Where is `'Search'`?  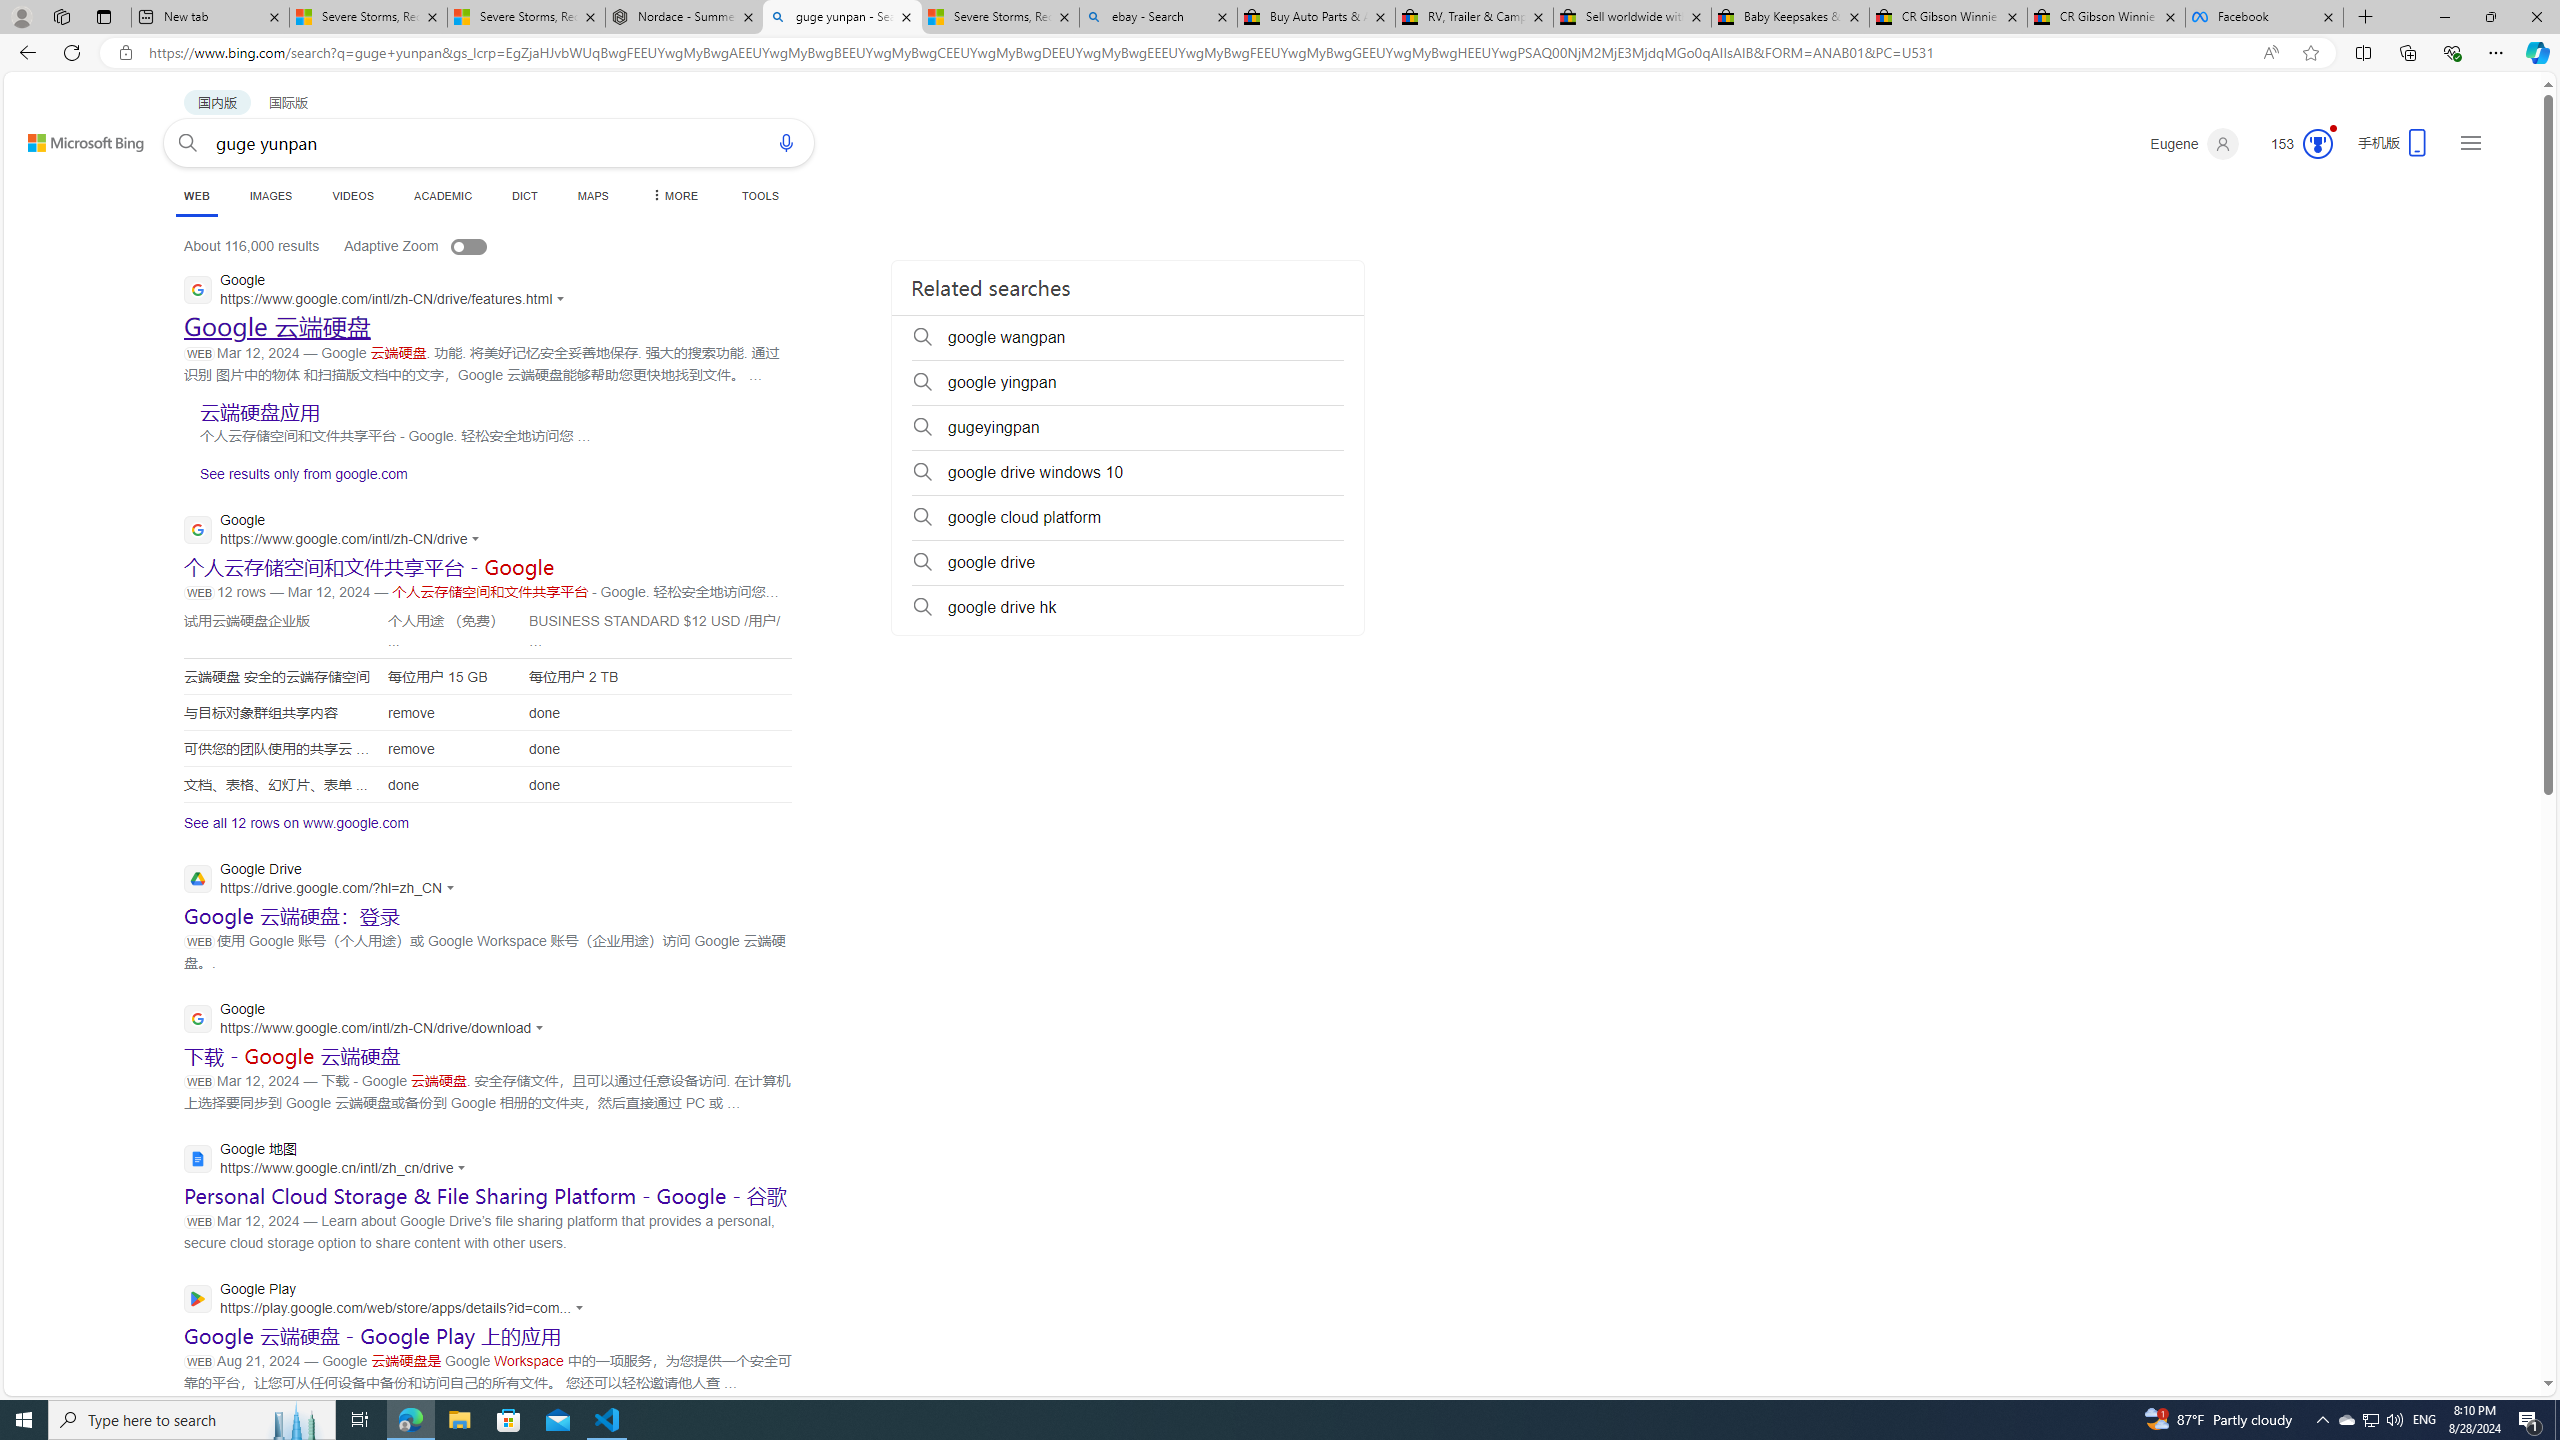 'Search' is located at coordinates (187, 141).